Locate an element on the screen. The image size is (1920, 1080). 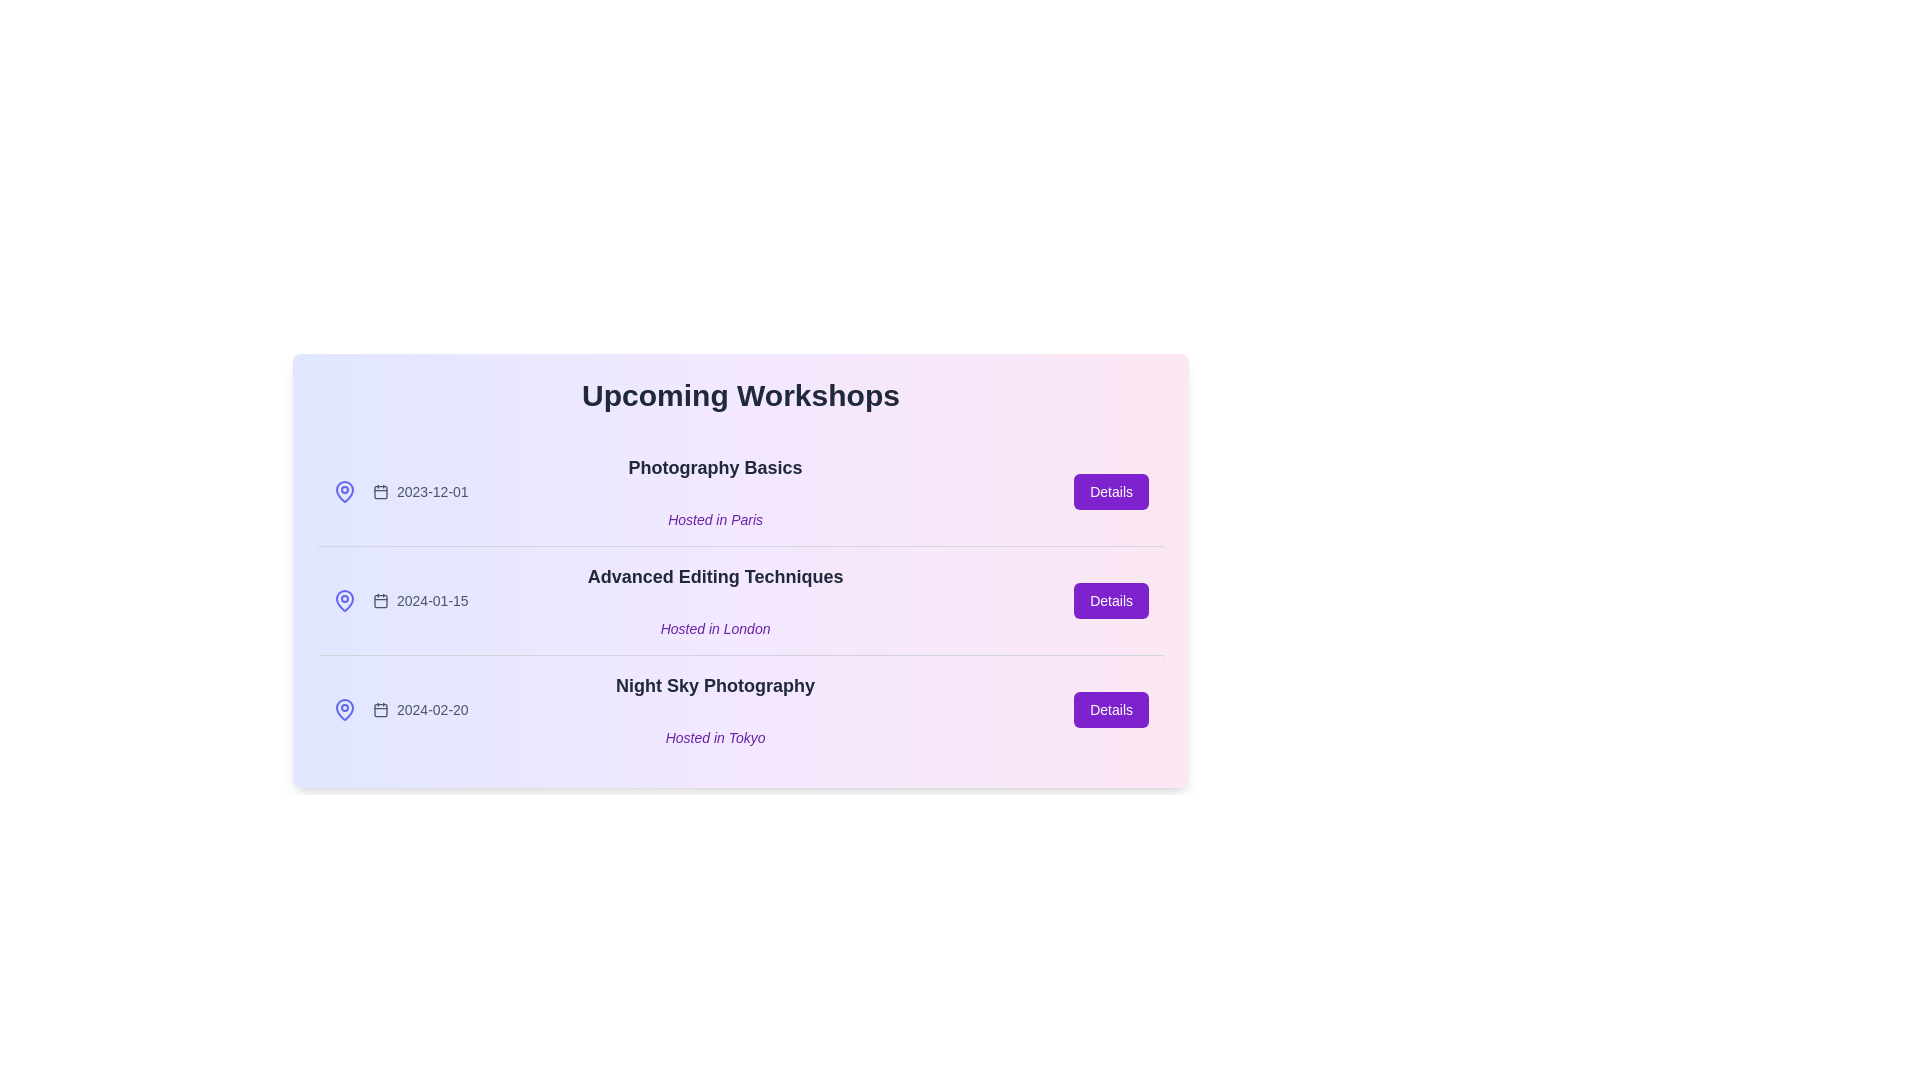
the workshop item corresponding to Advanced Editing Techniques is located at coordinates (739, 599).